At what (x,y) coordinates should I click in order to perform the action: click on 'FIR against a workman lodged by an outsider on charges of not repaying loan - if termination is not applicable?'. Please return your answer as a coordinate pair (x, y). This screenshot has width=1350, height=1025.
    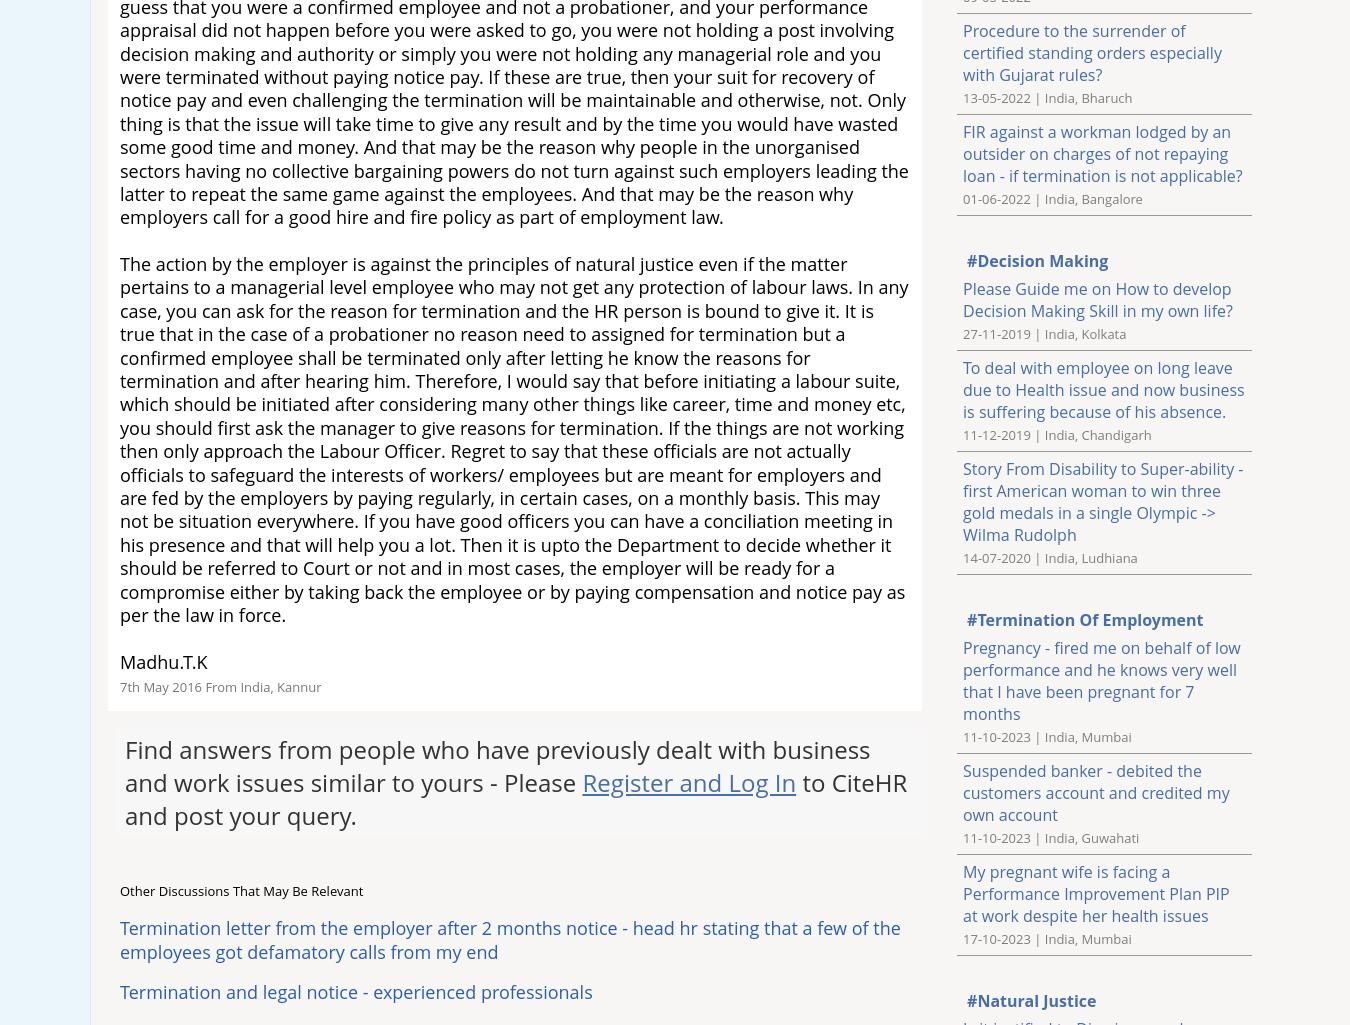
    Looking at the image, I should click on (1102, 152).